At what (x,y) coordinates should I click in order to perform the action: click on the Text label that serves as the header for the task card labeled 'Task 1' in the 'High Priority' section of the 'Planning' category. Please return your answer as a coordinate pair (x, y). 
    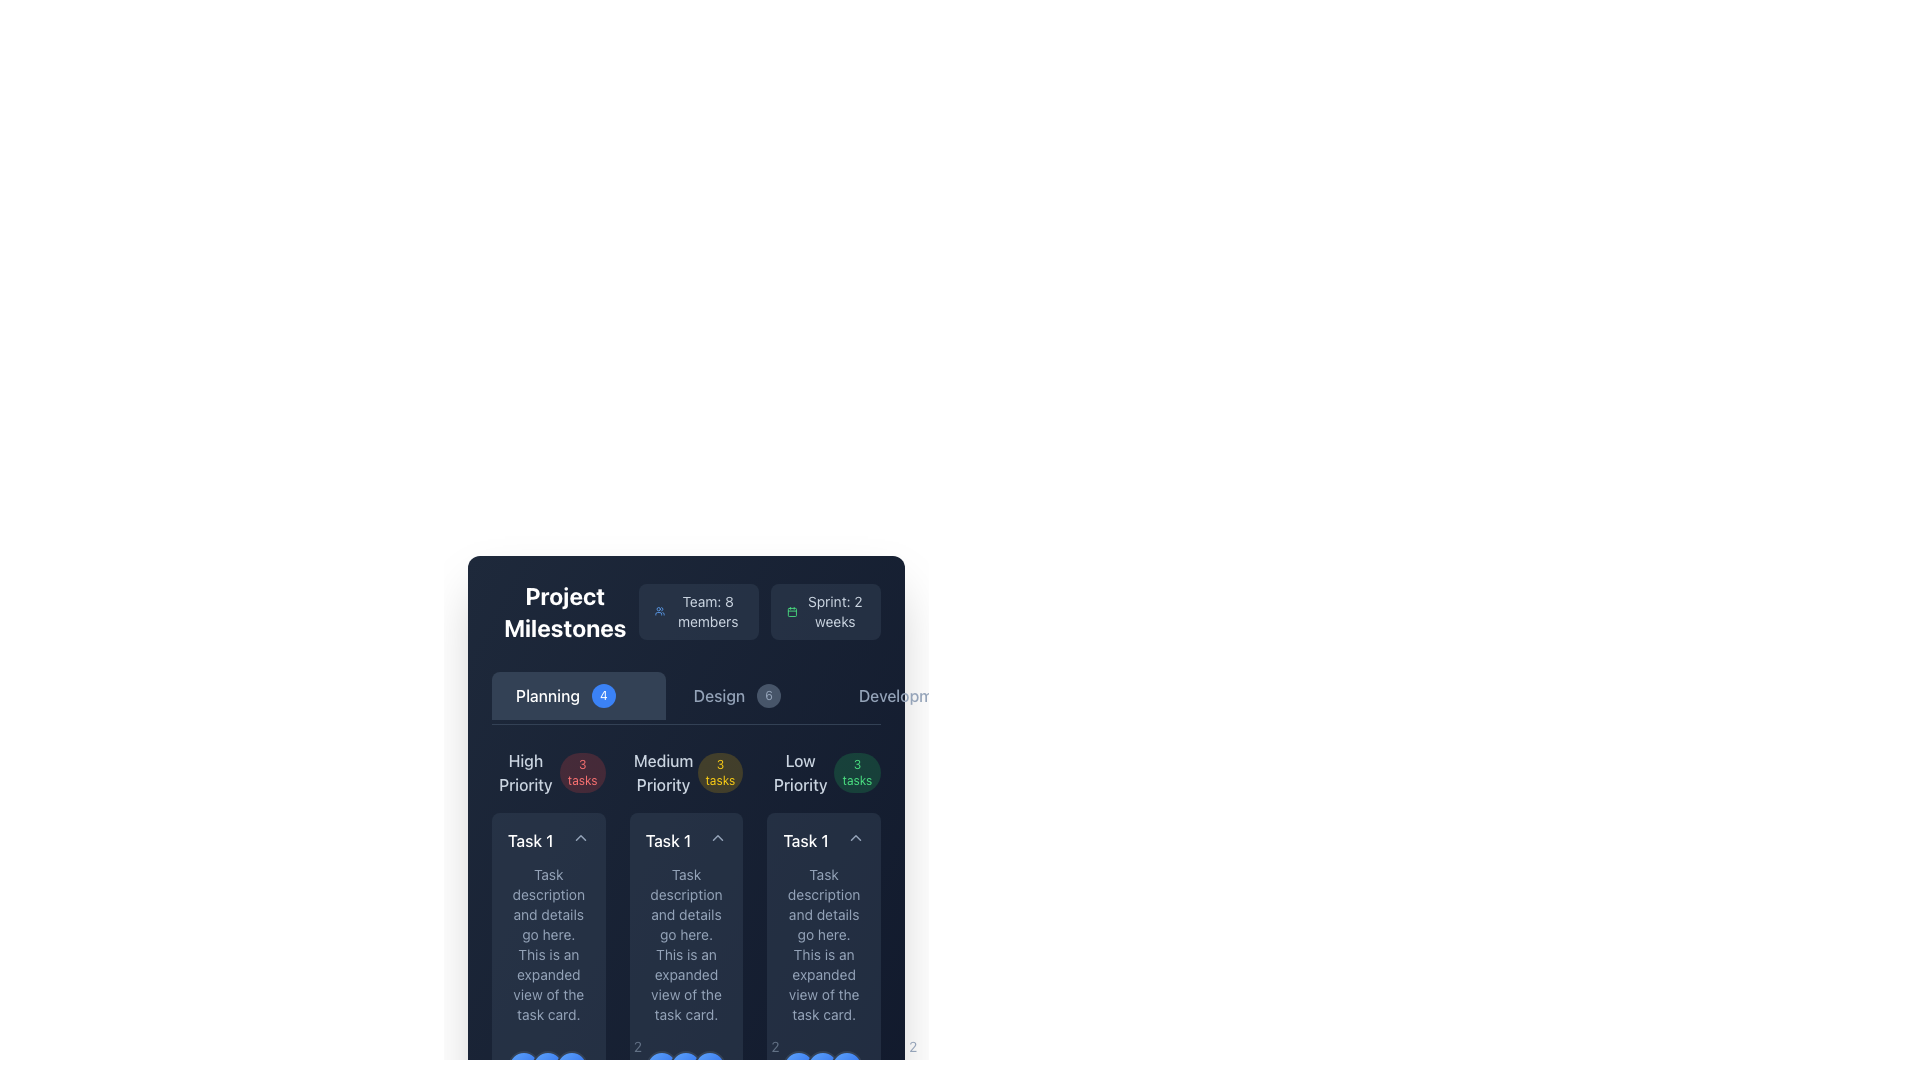
    Looking at the image, I should click on (548, 840).